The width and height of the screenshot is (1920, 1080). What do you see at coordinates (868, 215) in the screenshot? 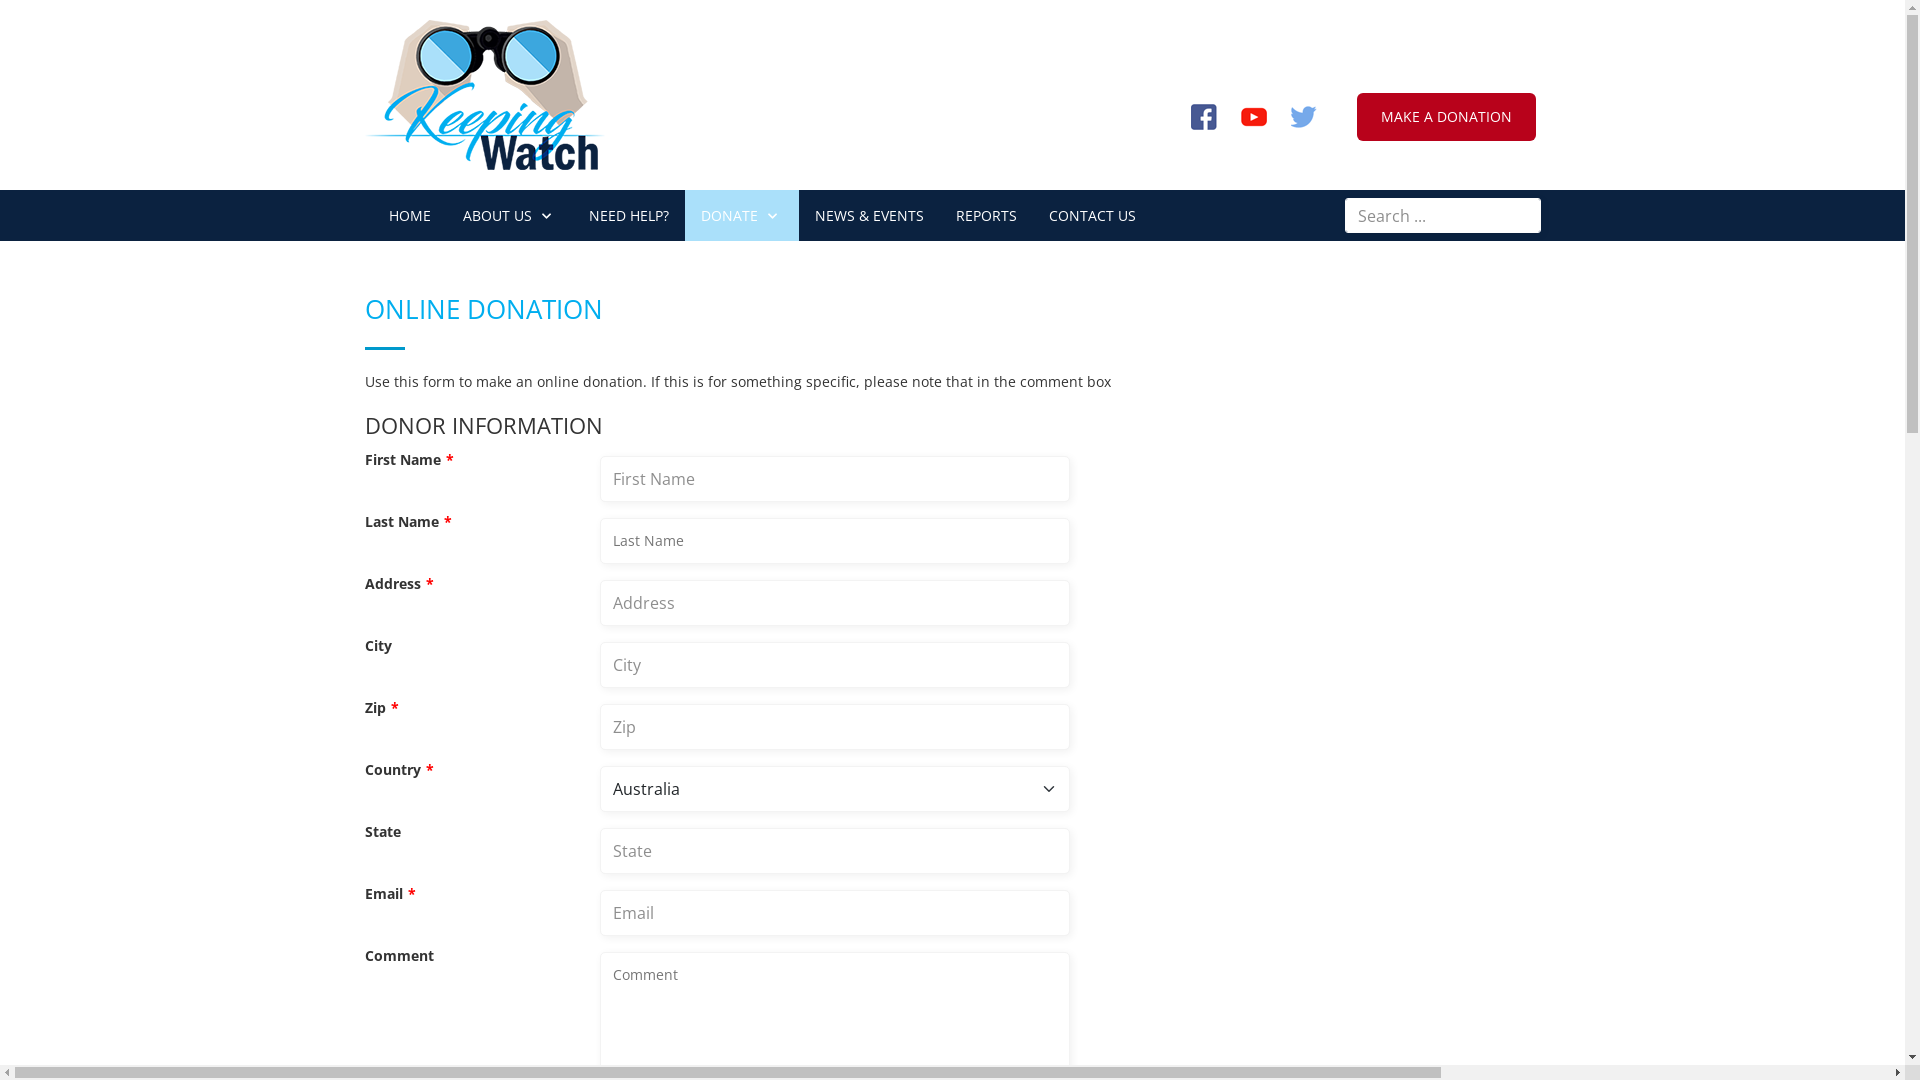
I see `'NEWS & EVENTS'` at bounding box center [868, 215].